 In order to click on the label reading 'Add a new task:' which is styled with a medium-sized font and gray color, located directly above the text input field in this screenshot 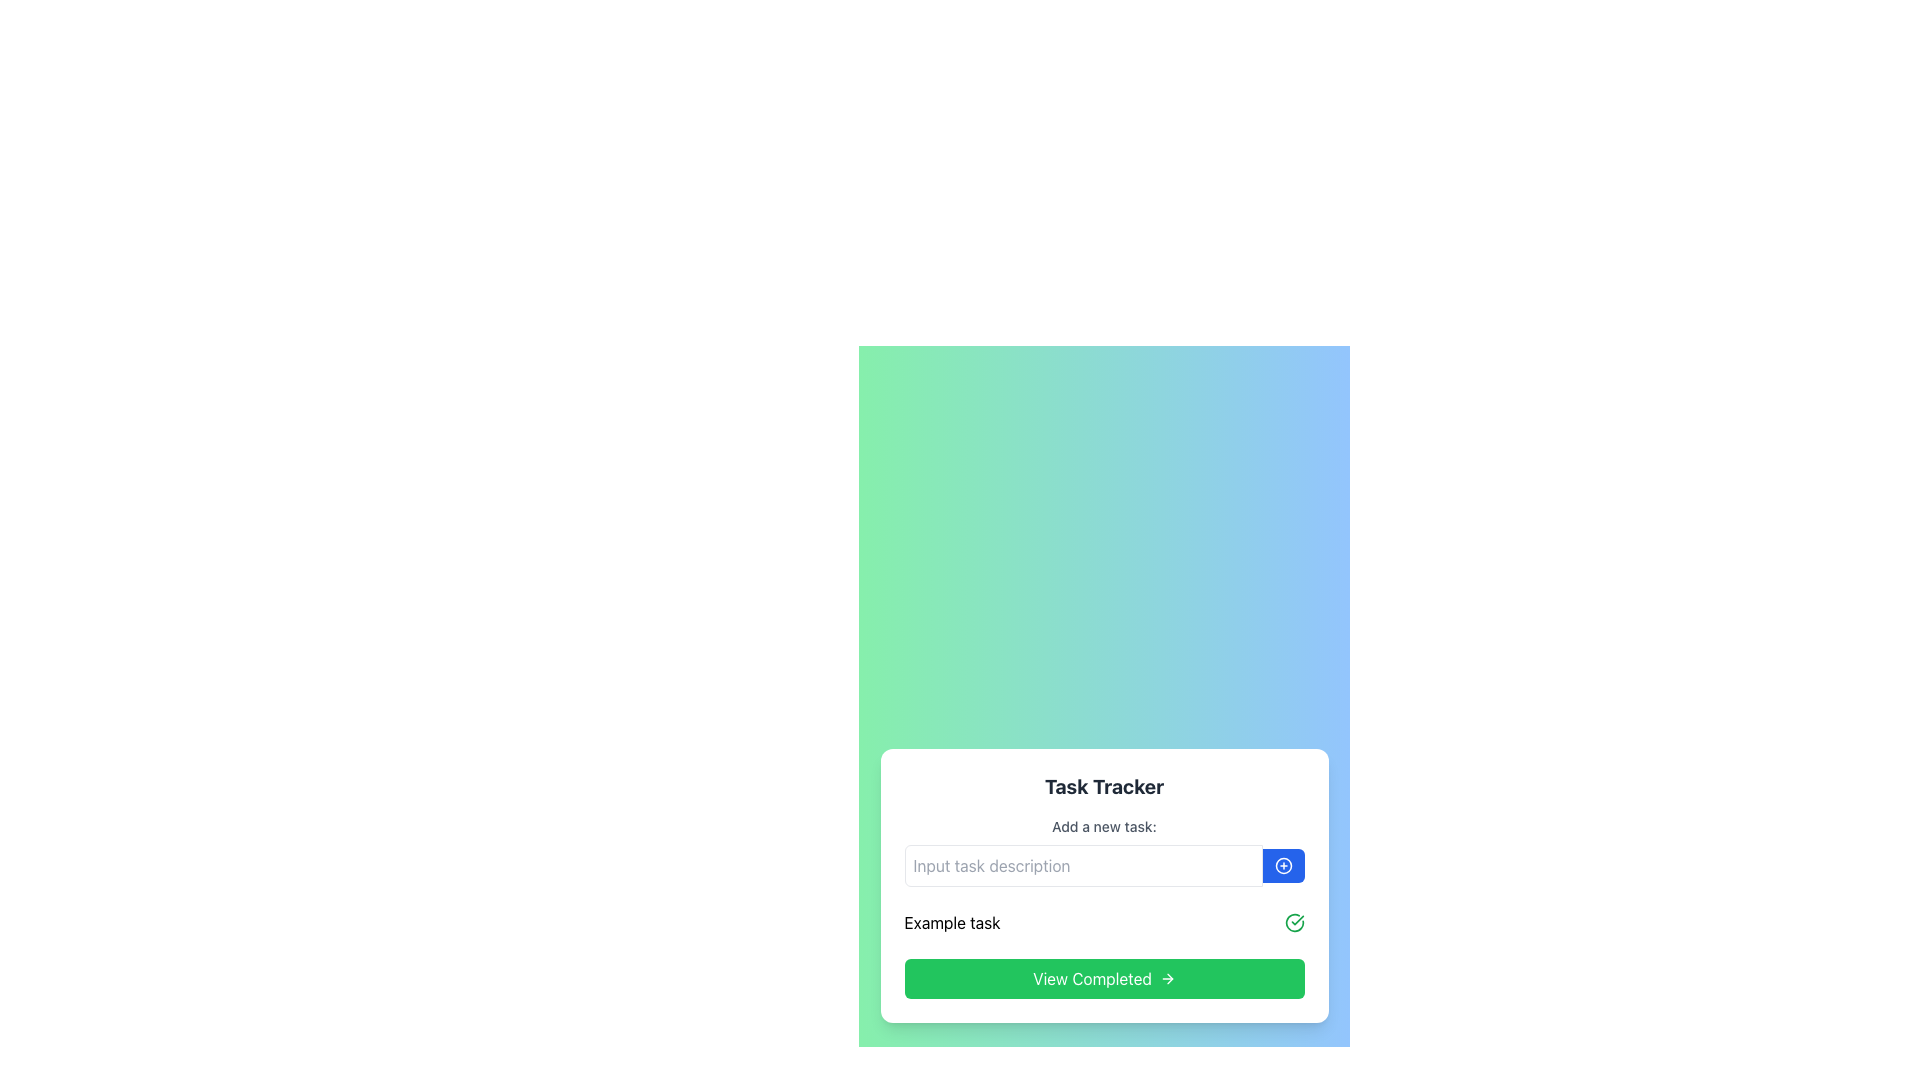, I will do `click(1103, 826)`.